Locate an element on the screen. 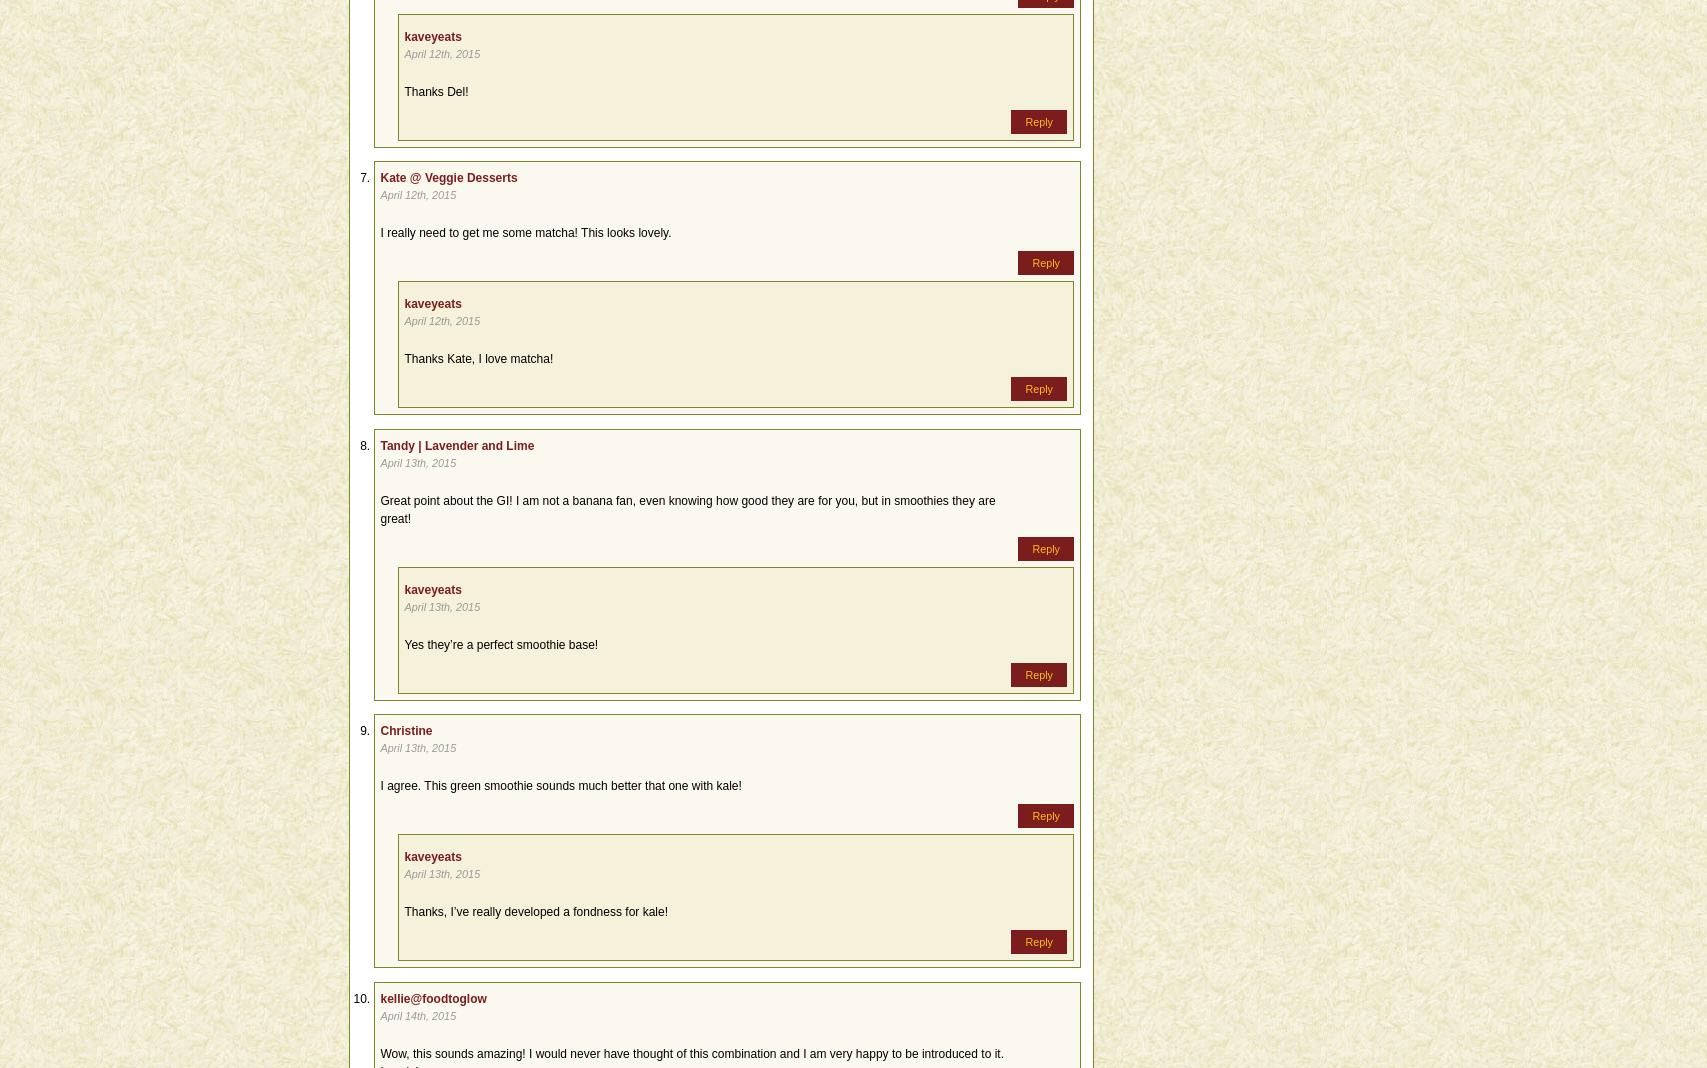 The image size is (1707, 1068). 'Thanks, I’ve really developed a fondness for kale!' is located at coordinates (535, 910).